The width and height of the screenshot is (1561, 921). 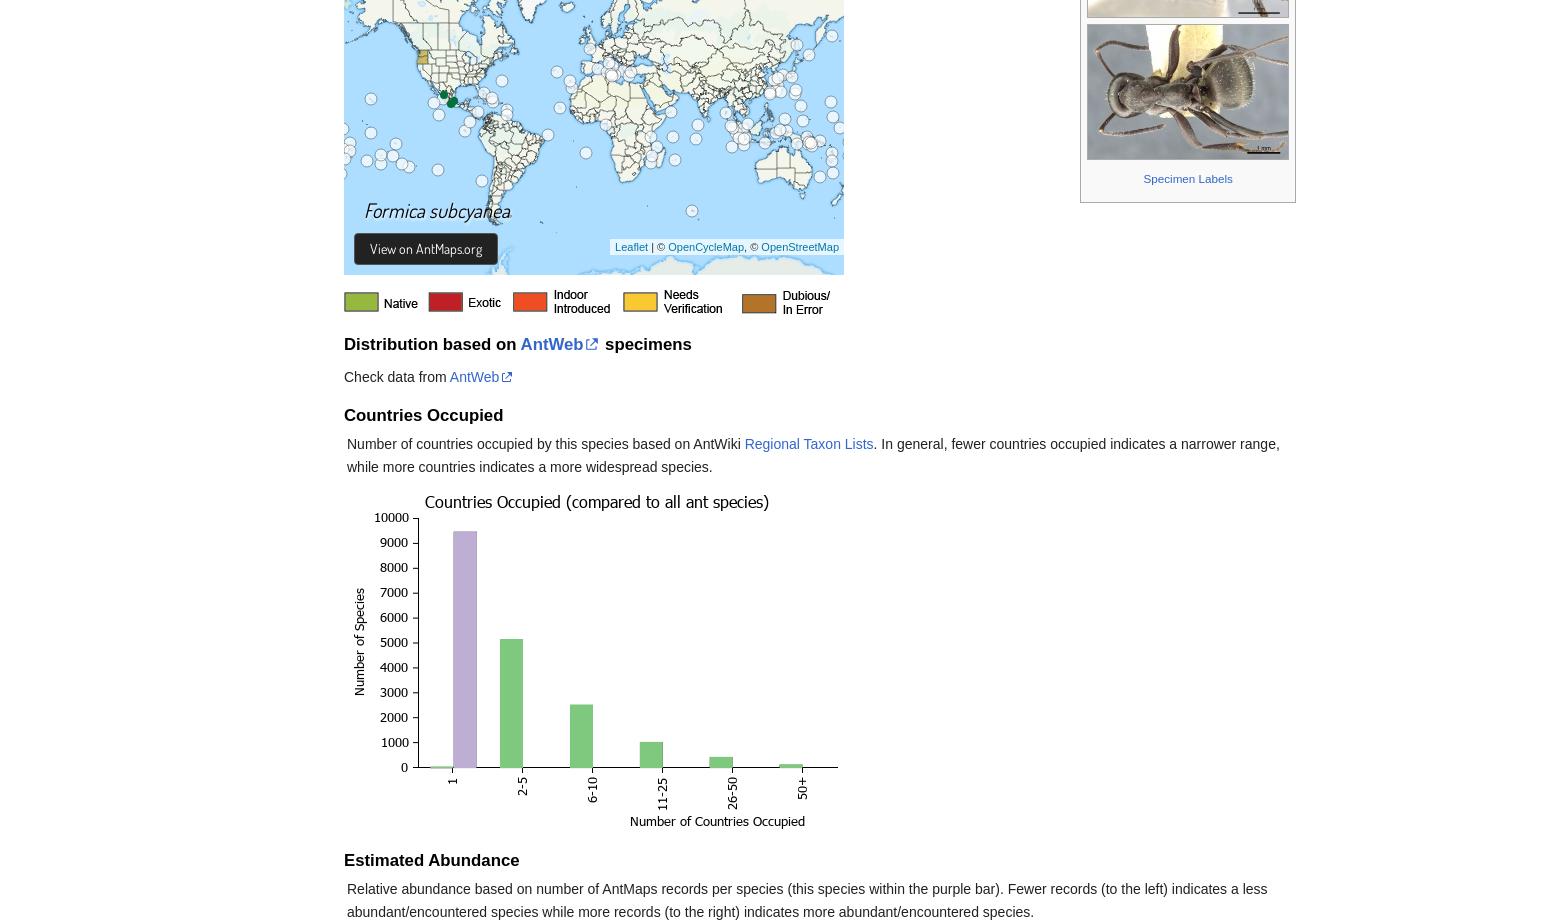 I want to click on 'Estimated Abundance', so click(x=430, y=859).